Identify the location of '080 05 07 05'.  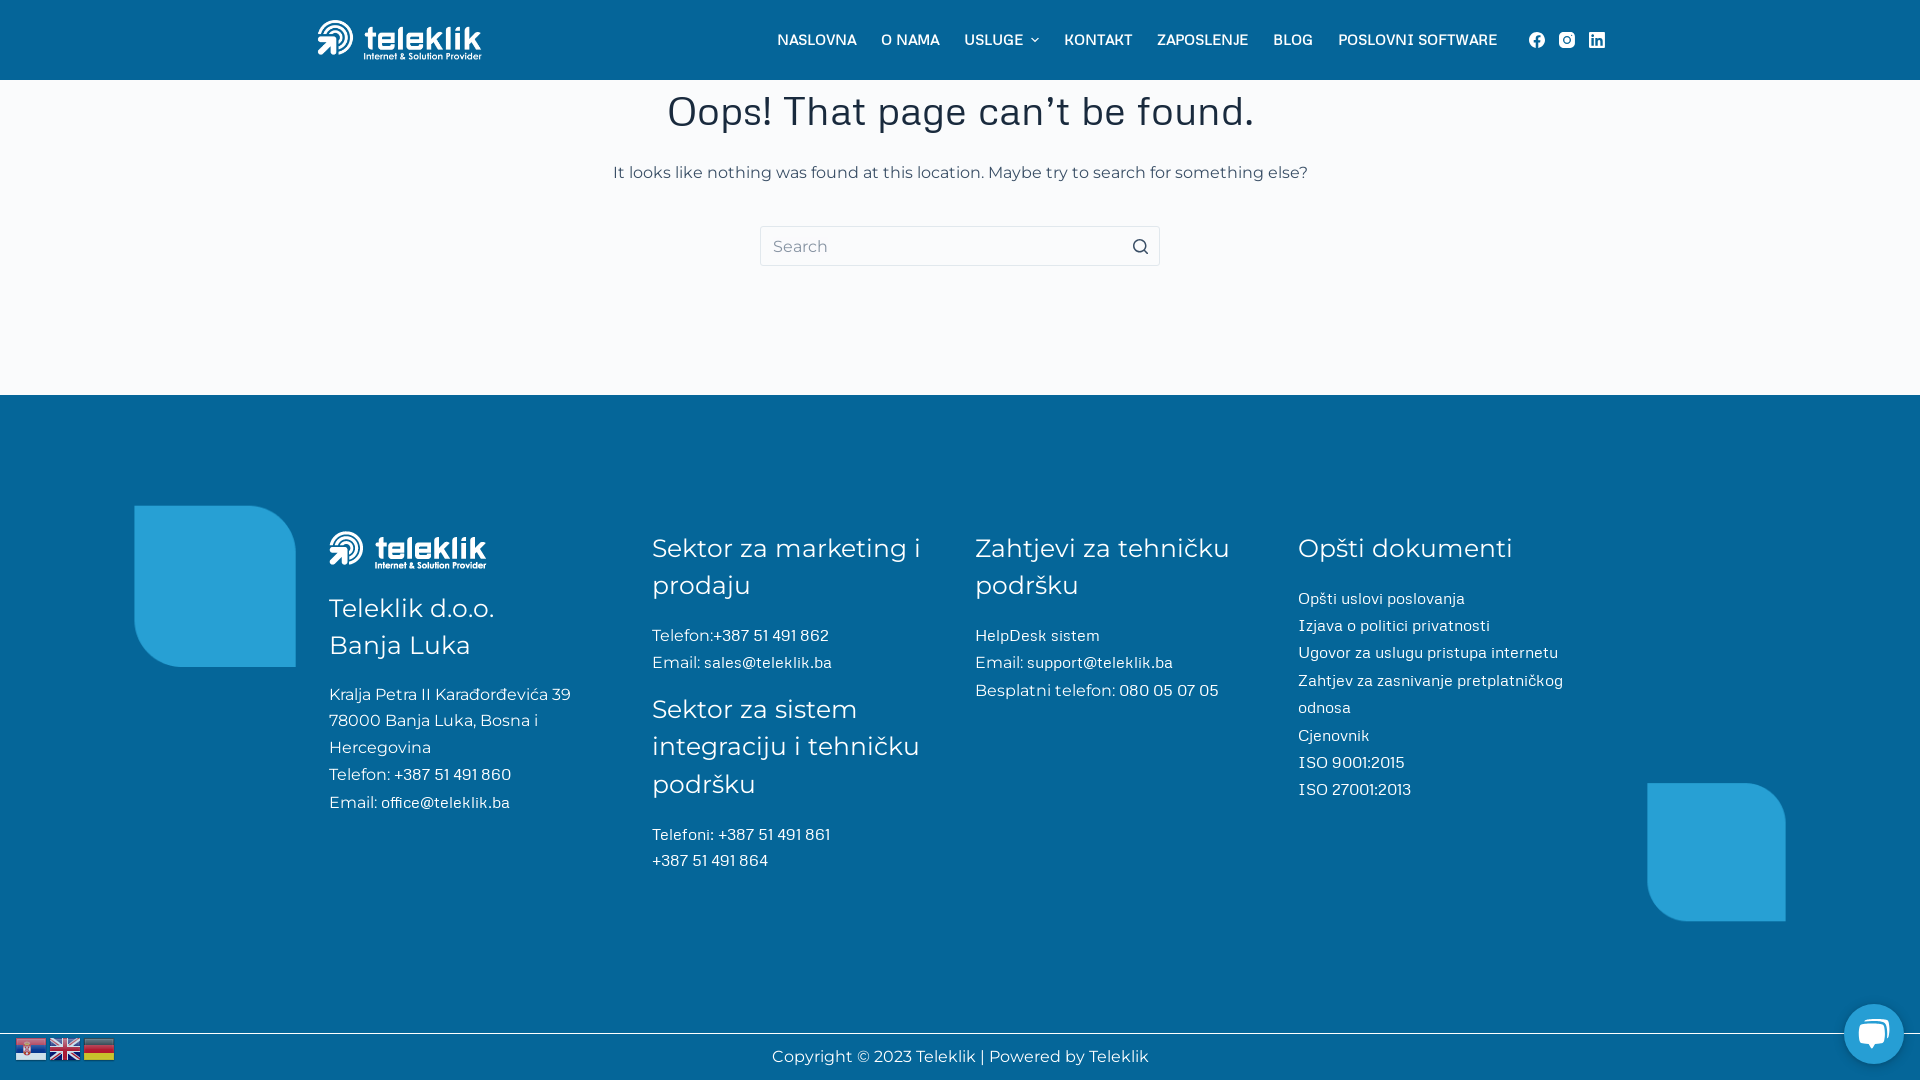
(1166, 689).